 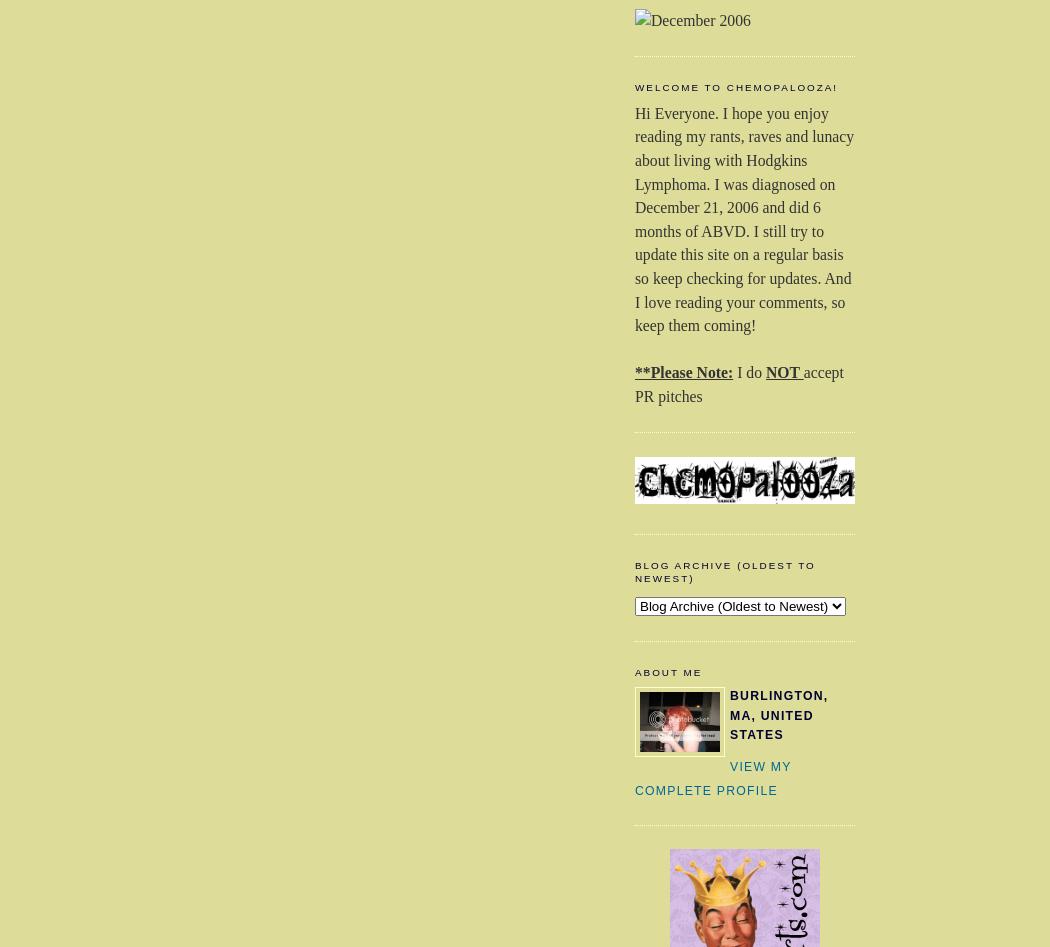 I want to click on 'accept PR pitches', so click(x=635, y=384).